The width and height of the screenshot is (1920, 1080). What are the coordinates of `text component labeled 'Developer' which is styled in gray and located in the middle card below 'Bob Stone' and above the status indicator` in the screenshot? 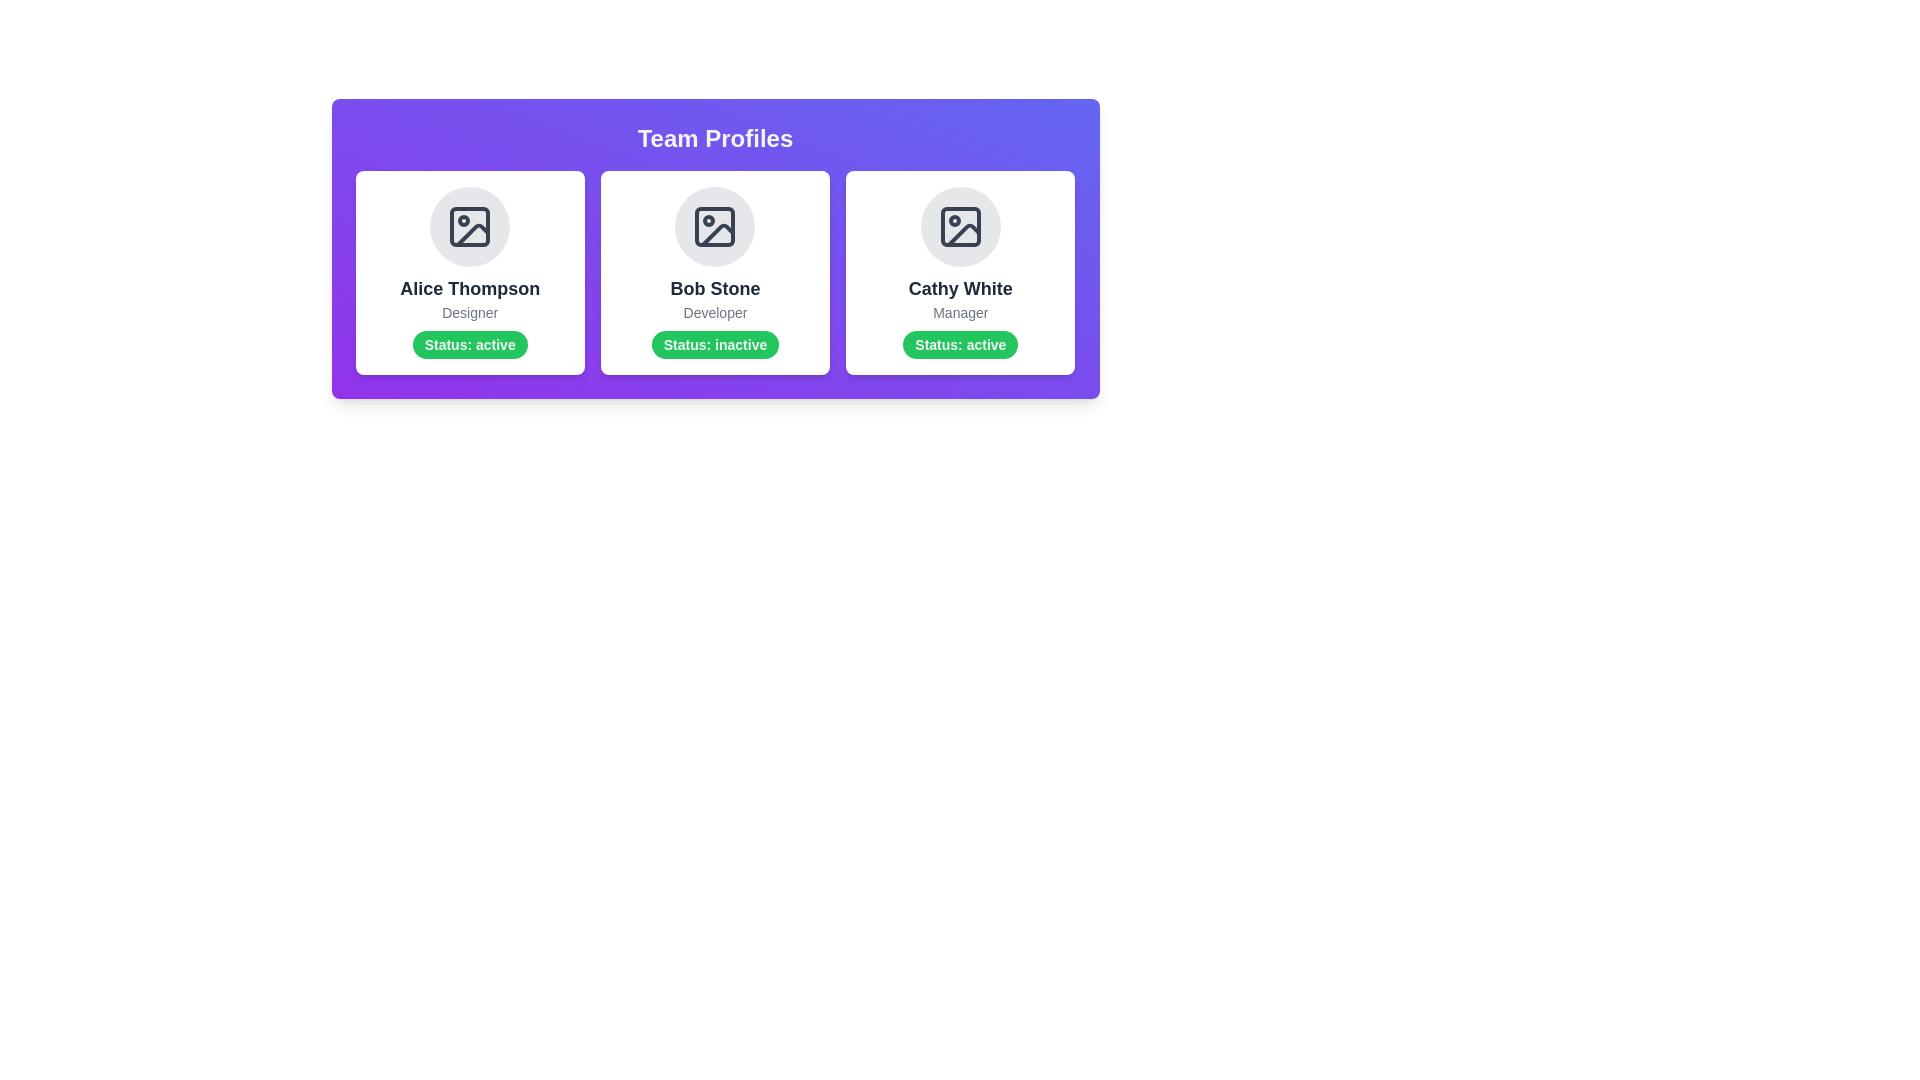 It's located at (715, 312).